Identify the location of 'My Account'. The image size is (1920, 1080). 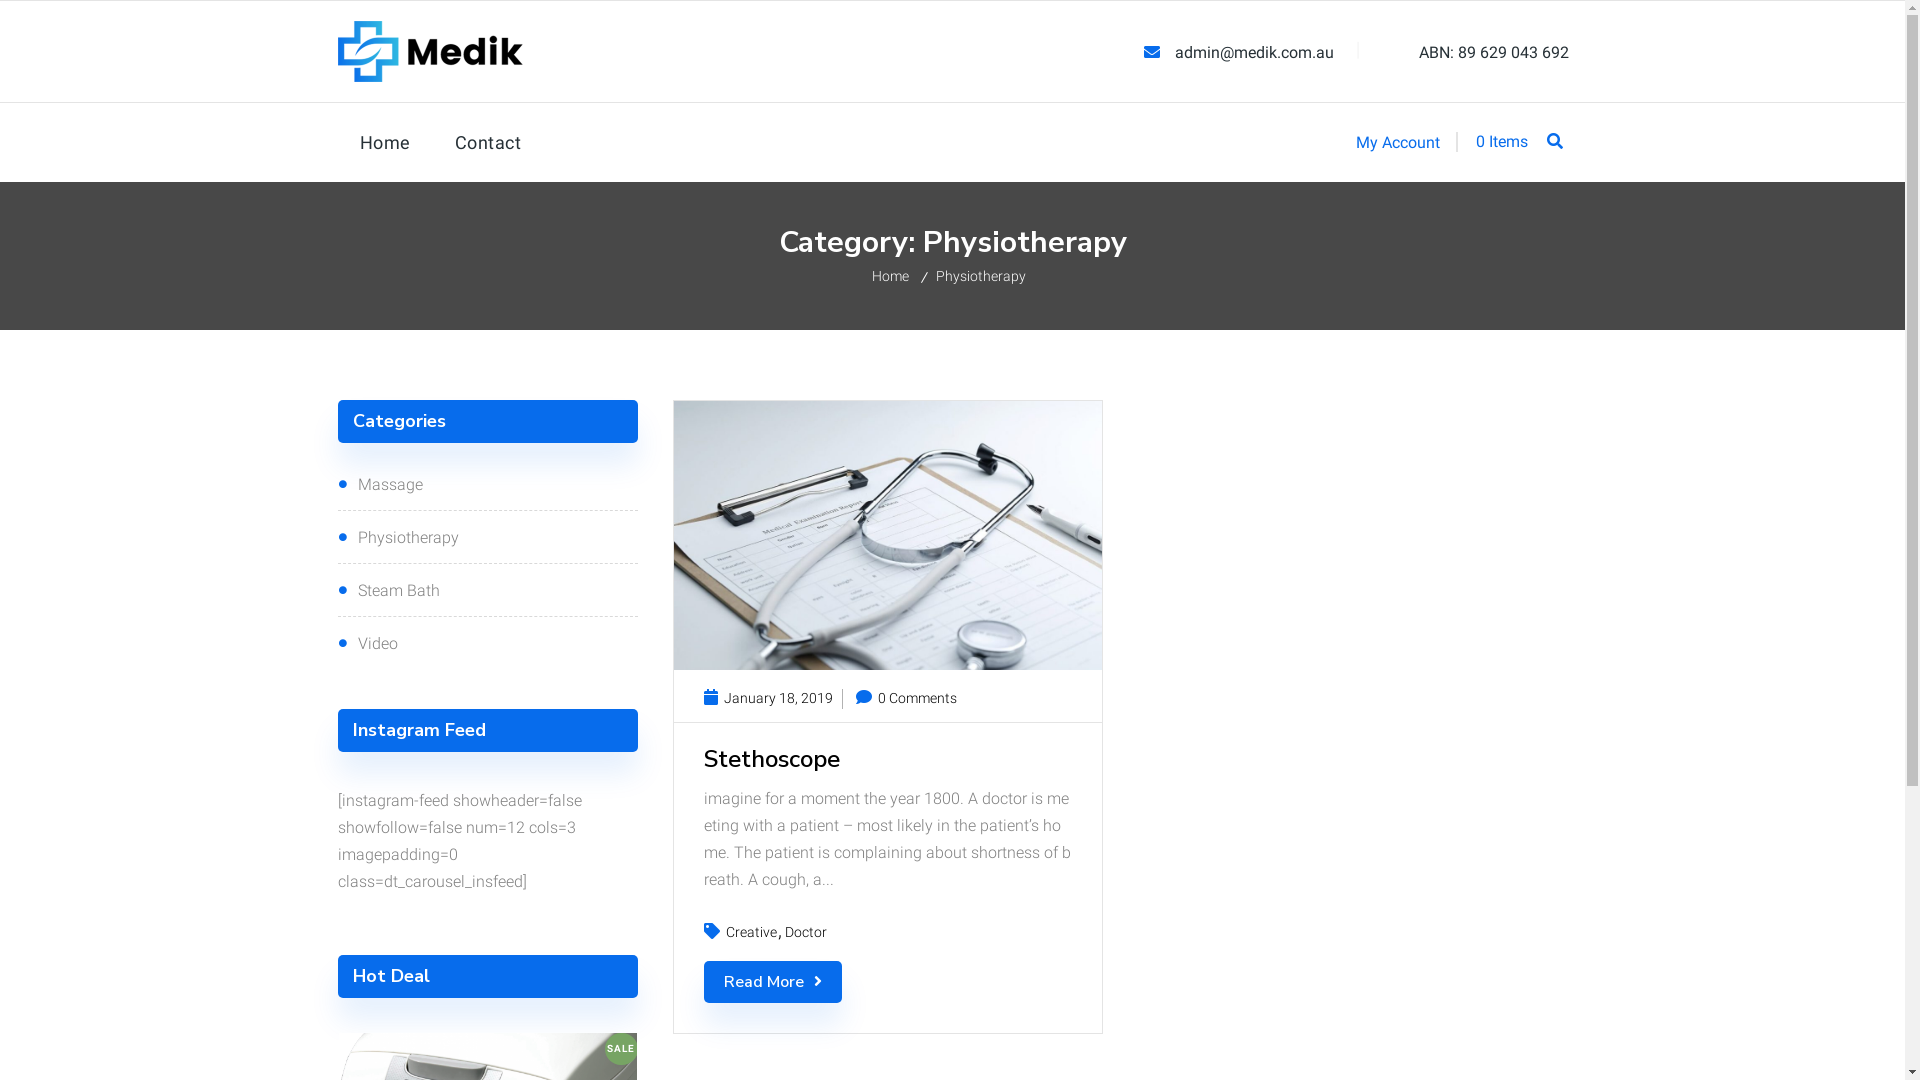
(1396, 140).